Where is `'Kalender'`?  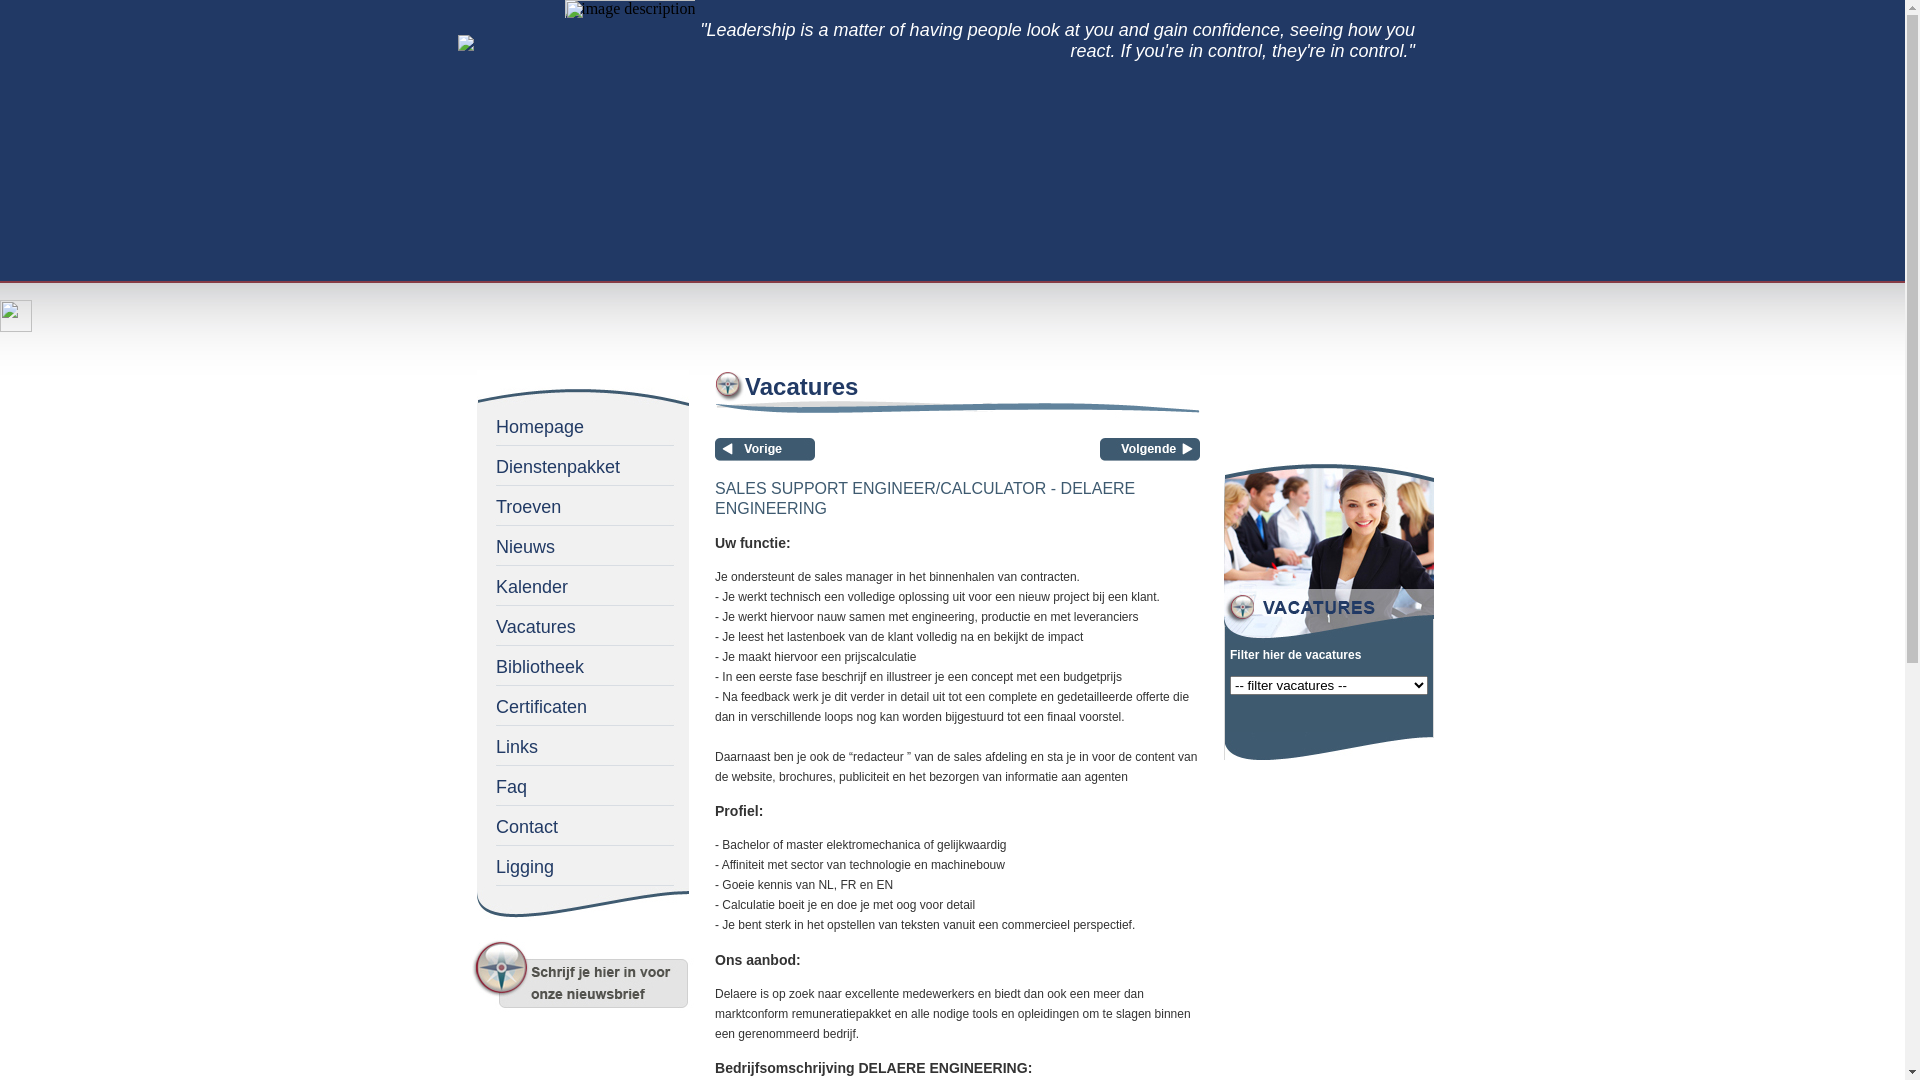 'Kalender' is located at coordinates (581, 582).